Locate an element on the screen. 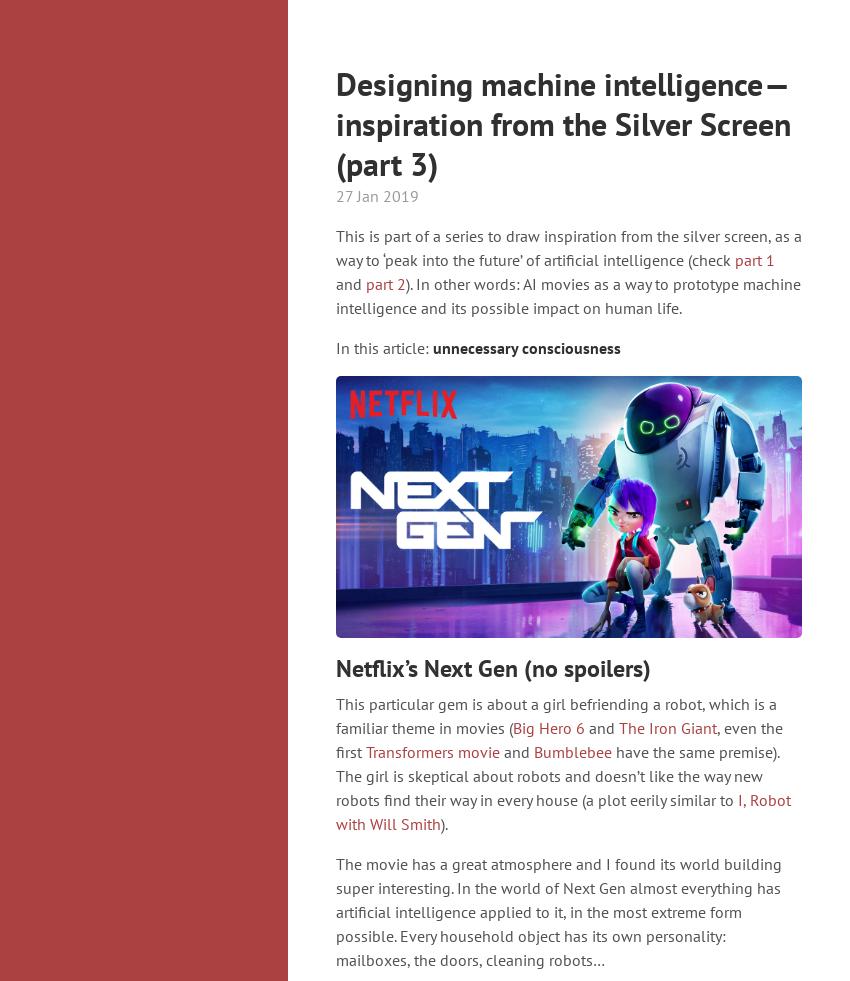  '). In other words: AI movies as a way to prototype machine intelligence and its possible impact on human life.' is located at coordinates (568, 294).